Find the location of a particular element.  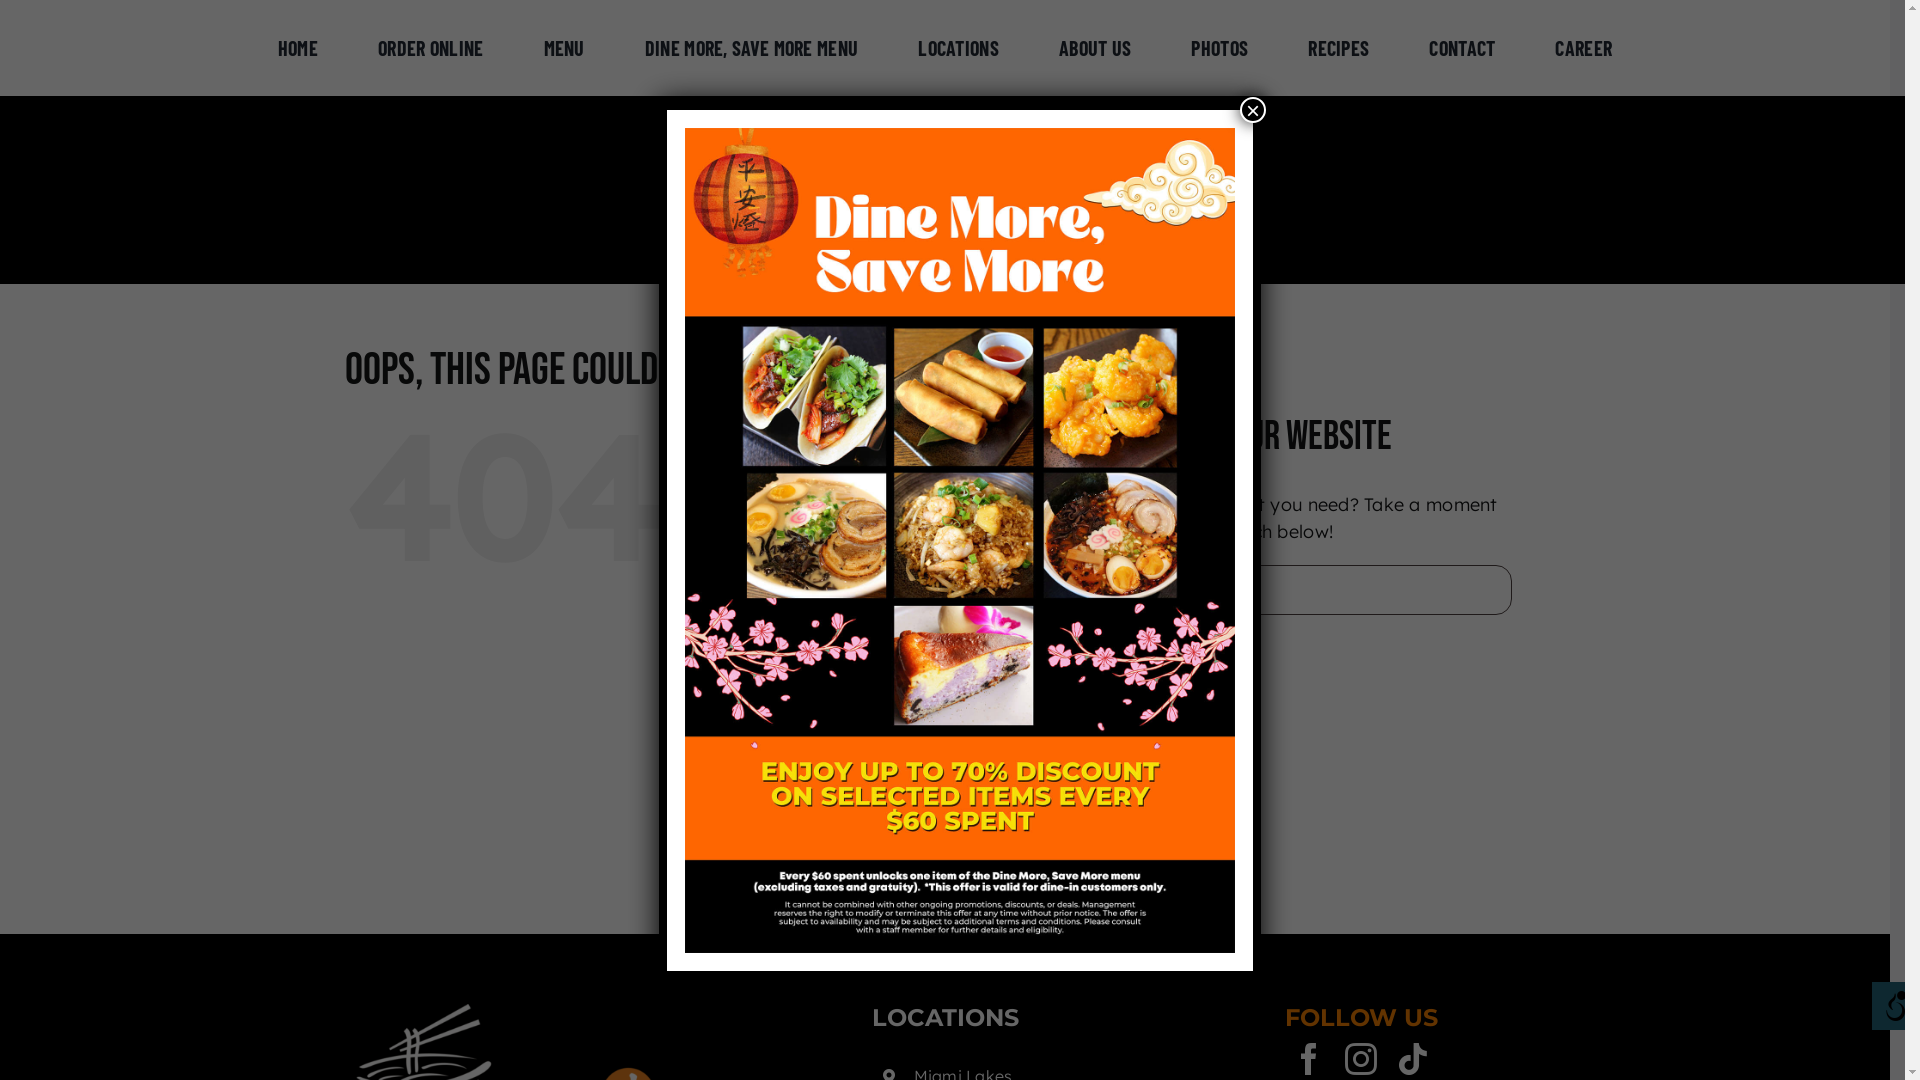

'CAREER' is located at coordinates (1554, 46).